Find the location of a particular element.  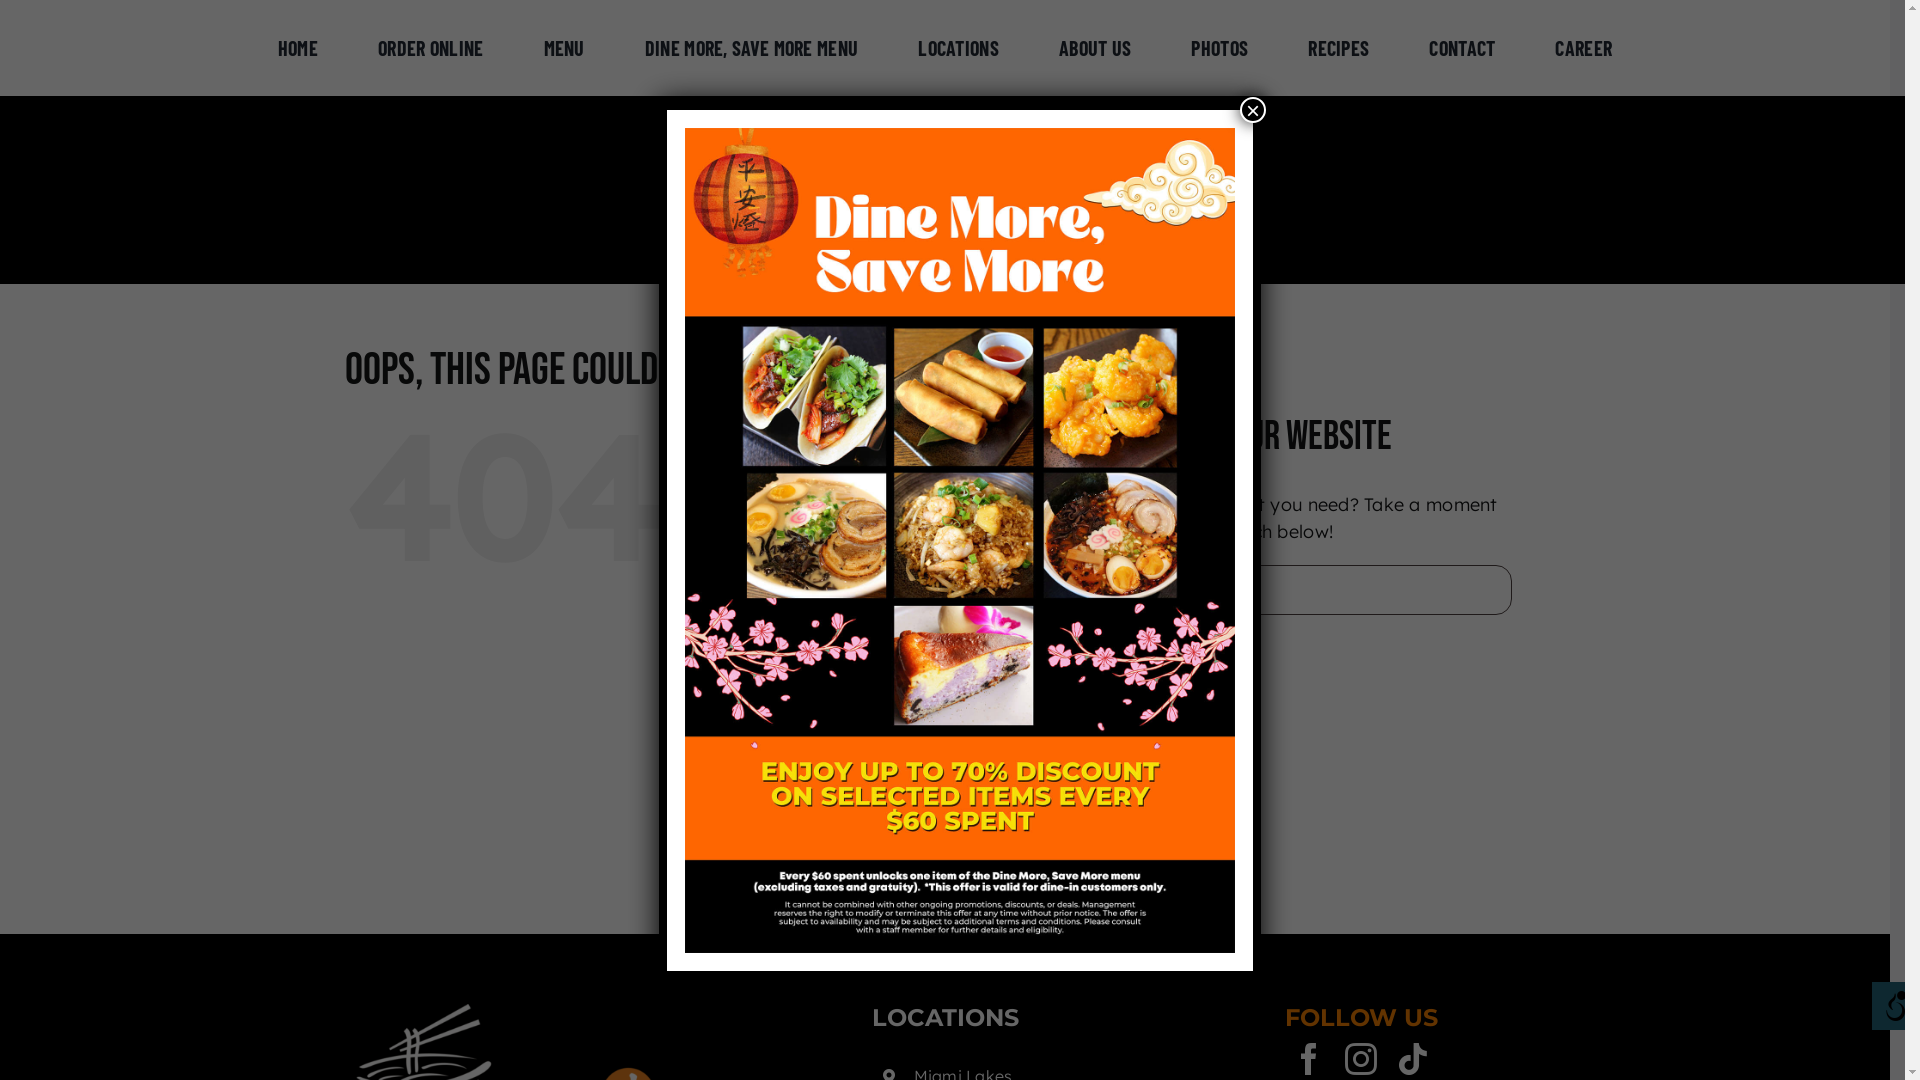

'CAREER' is located at coordinates (1554, 46).